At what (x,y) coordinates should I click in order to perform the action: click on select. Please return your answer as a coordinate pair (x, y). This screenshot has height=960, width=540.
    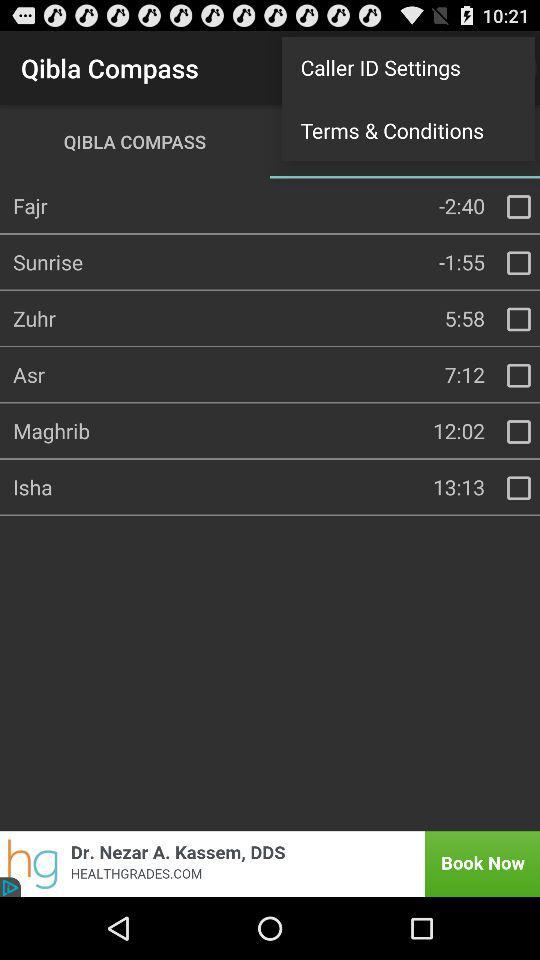
    Looking at the image, I should click on (518, 432).